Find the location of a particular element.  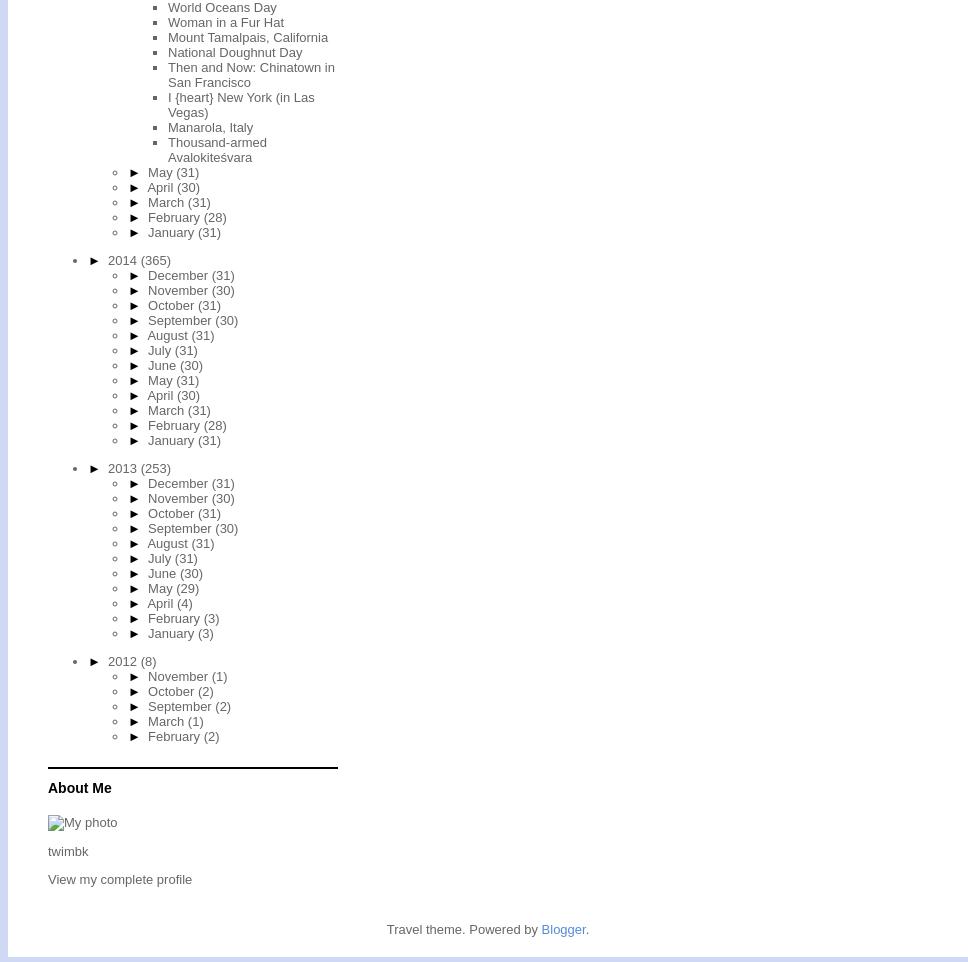

'Woman in a Fur Hat' is located at coordinates (225, 20).